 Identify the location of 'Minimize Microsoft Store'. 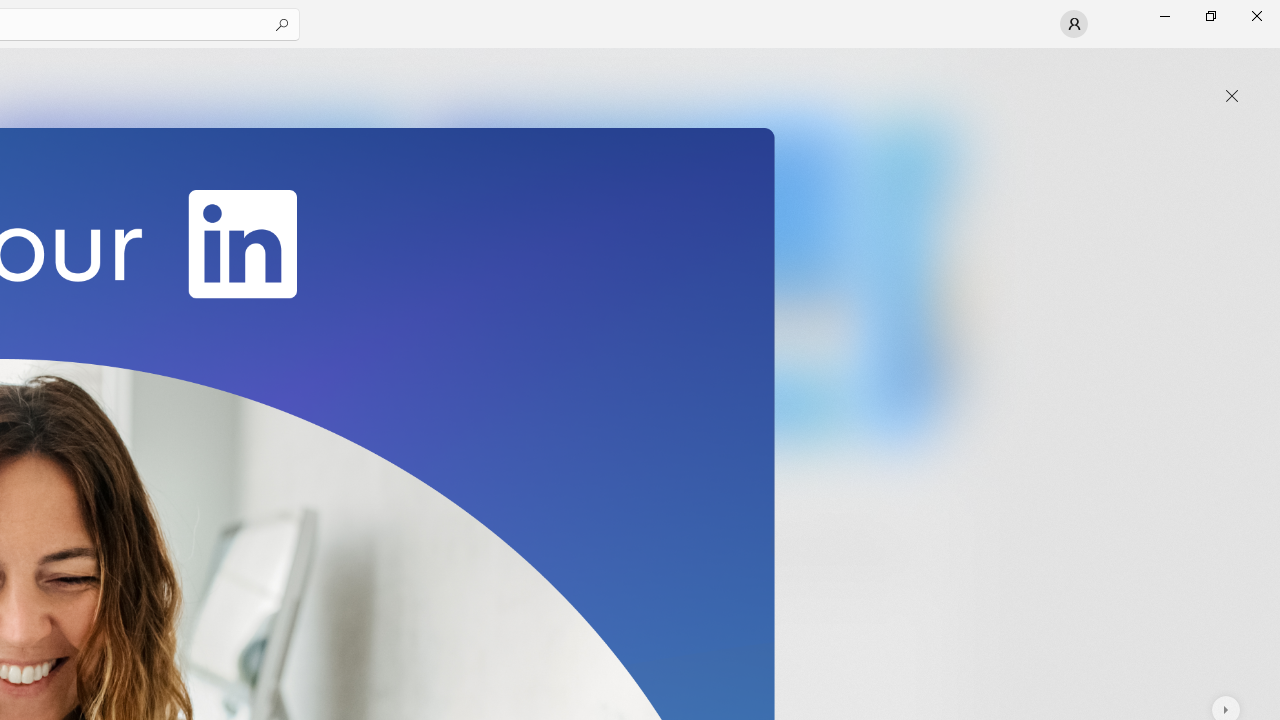
(1164, 15).